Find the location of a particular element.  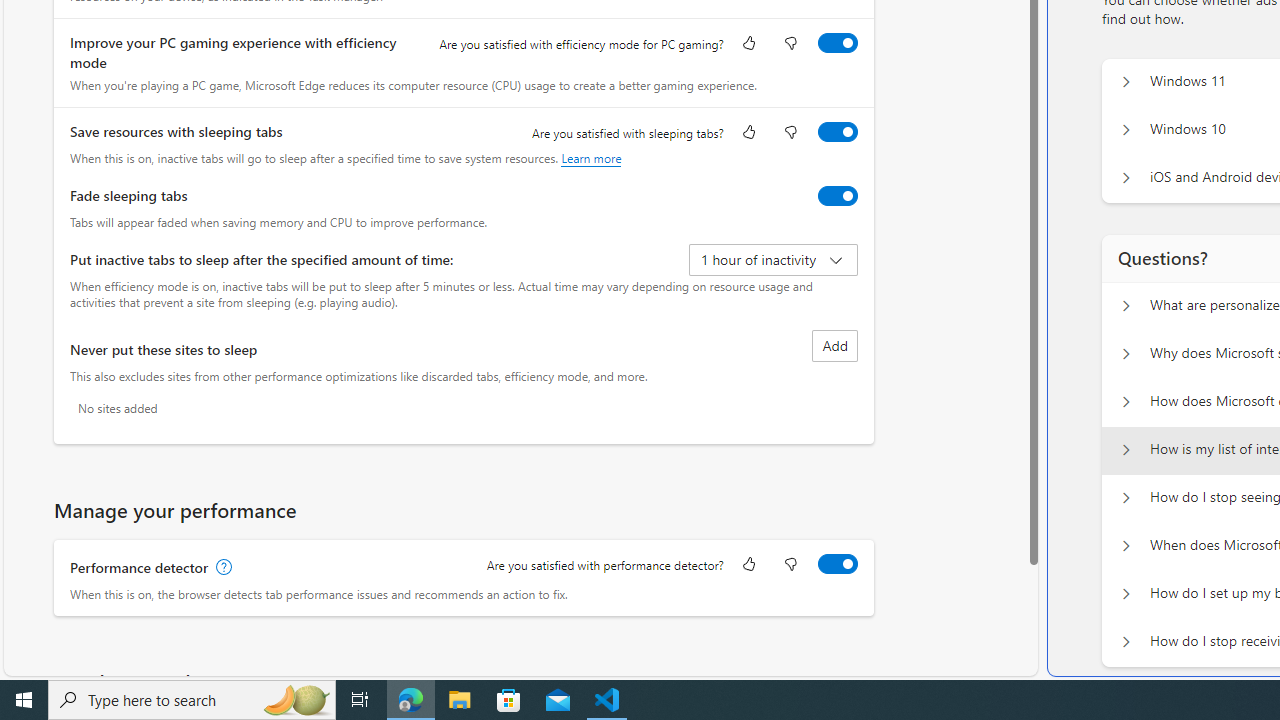

'Performance detector, learn more' is located at coordinates (222, 567).